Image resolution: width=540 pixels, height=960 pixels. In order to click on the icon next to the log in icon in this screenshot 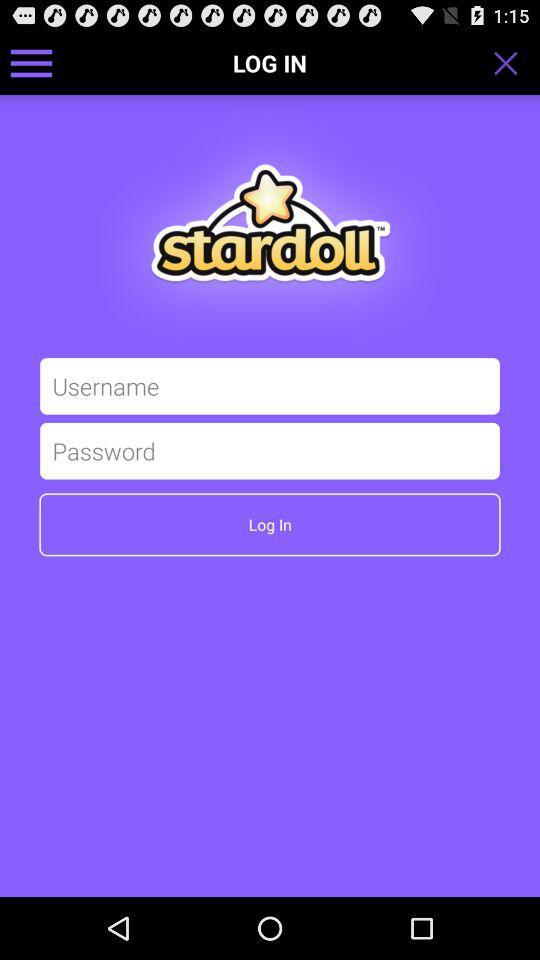, I will do `click(30, 62)`.